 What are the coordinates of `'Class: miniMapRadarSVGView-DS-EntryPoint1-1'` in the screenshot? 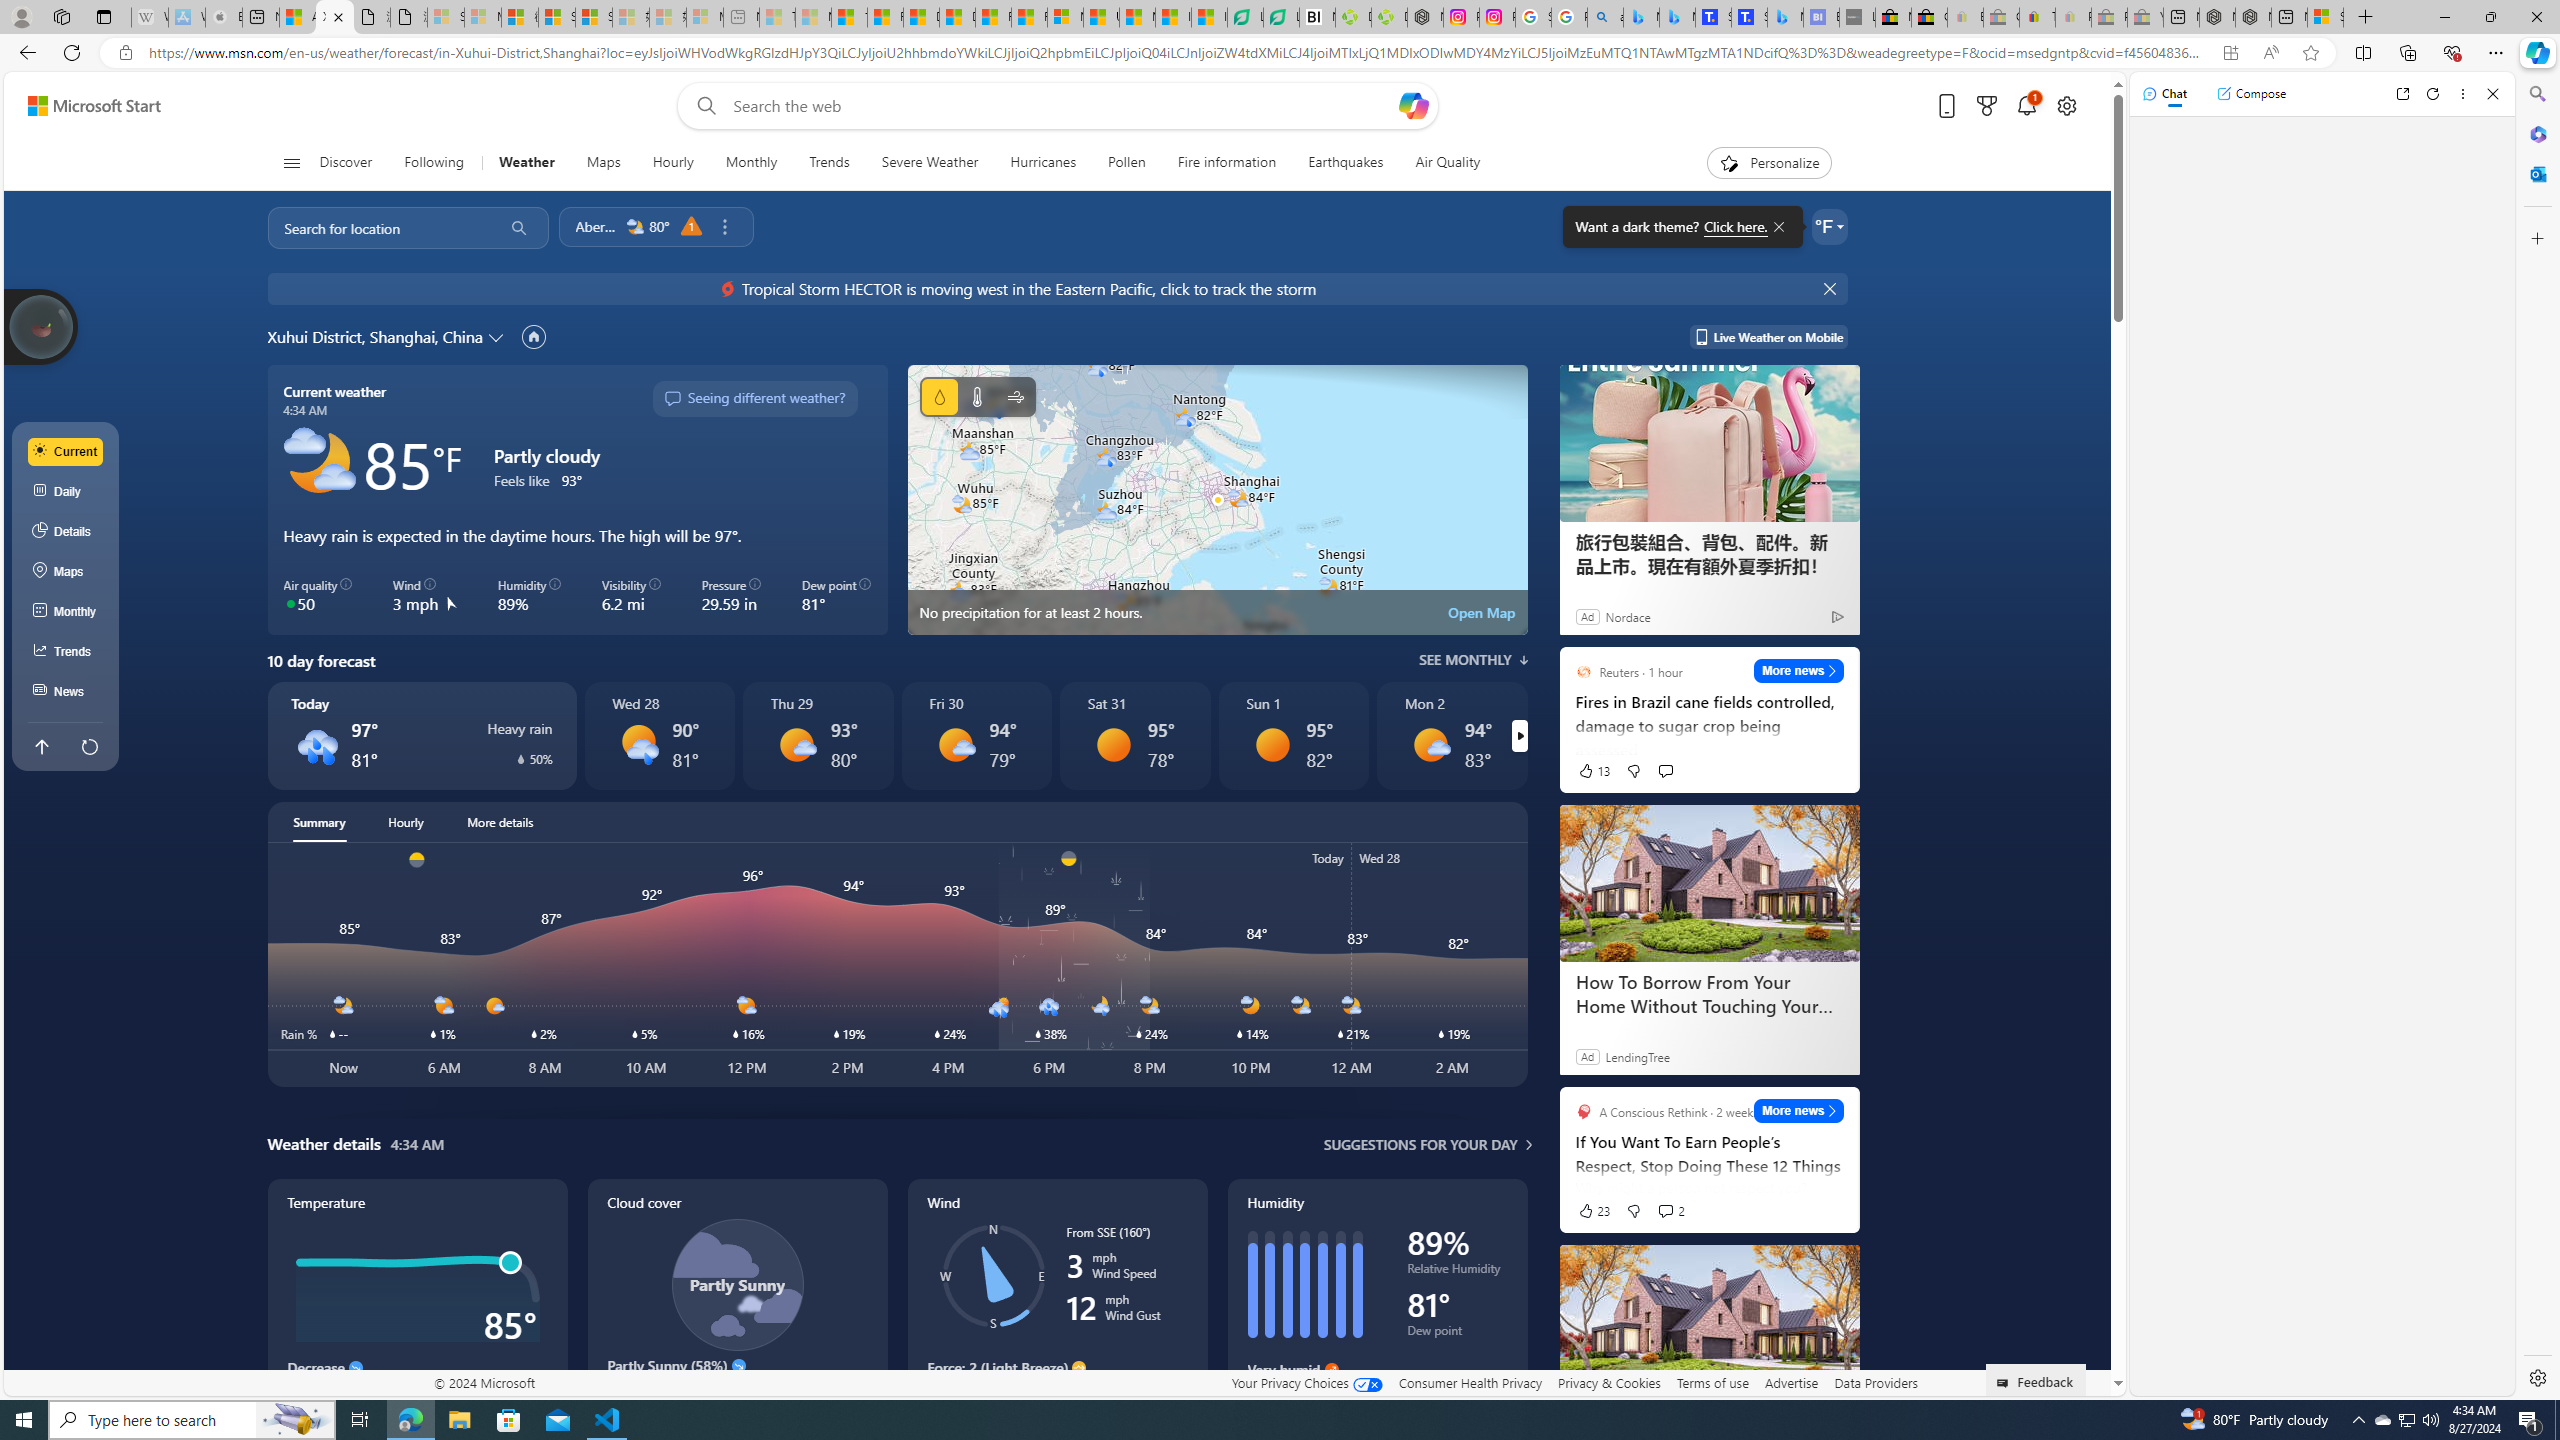 It's located at (1216, 498).